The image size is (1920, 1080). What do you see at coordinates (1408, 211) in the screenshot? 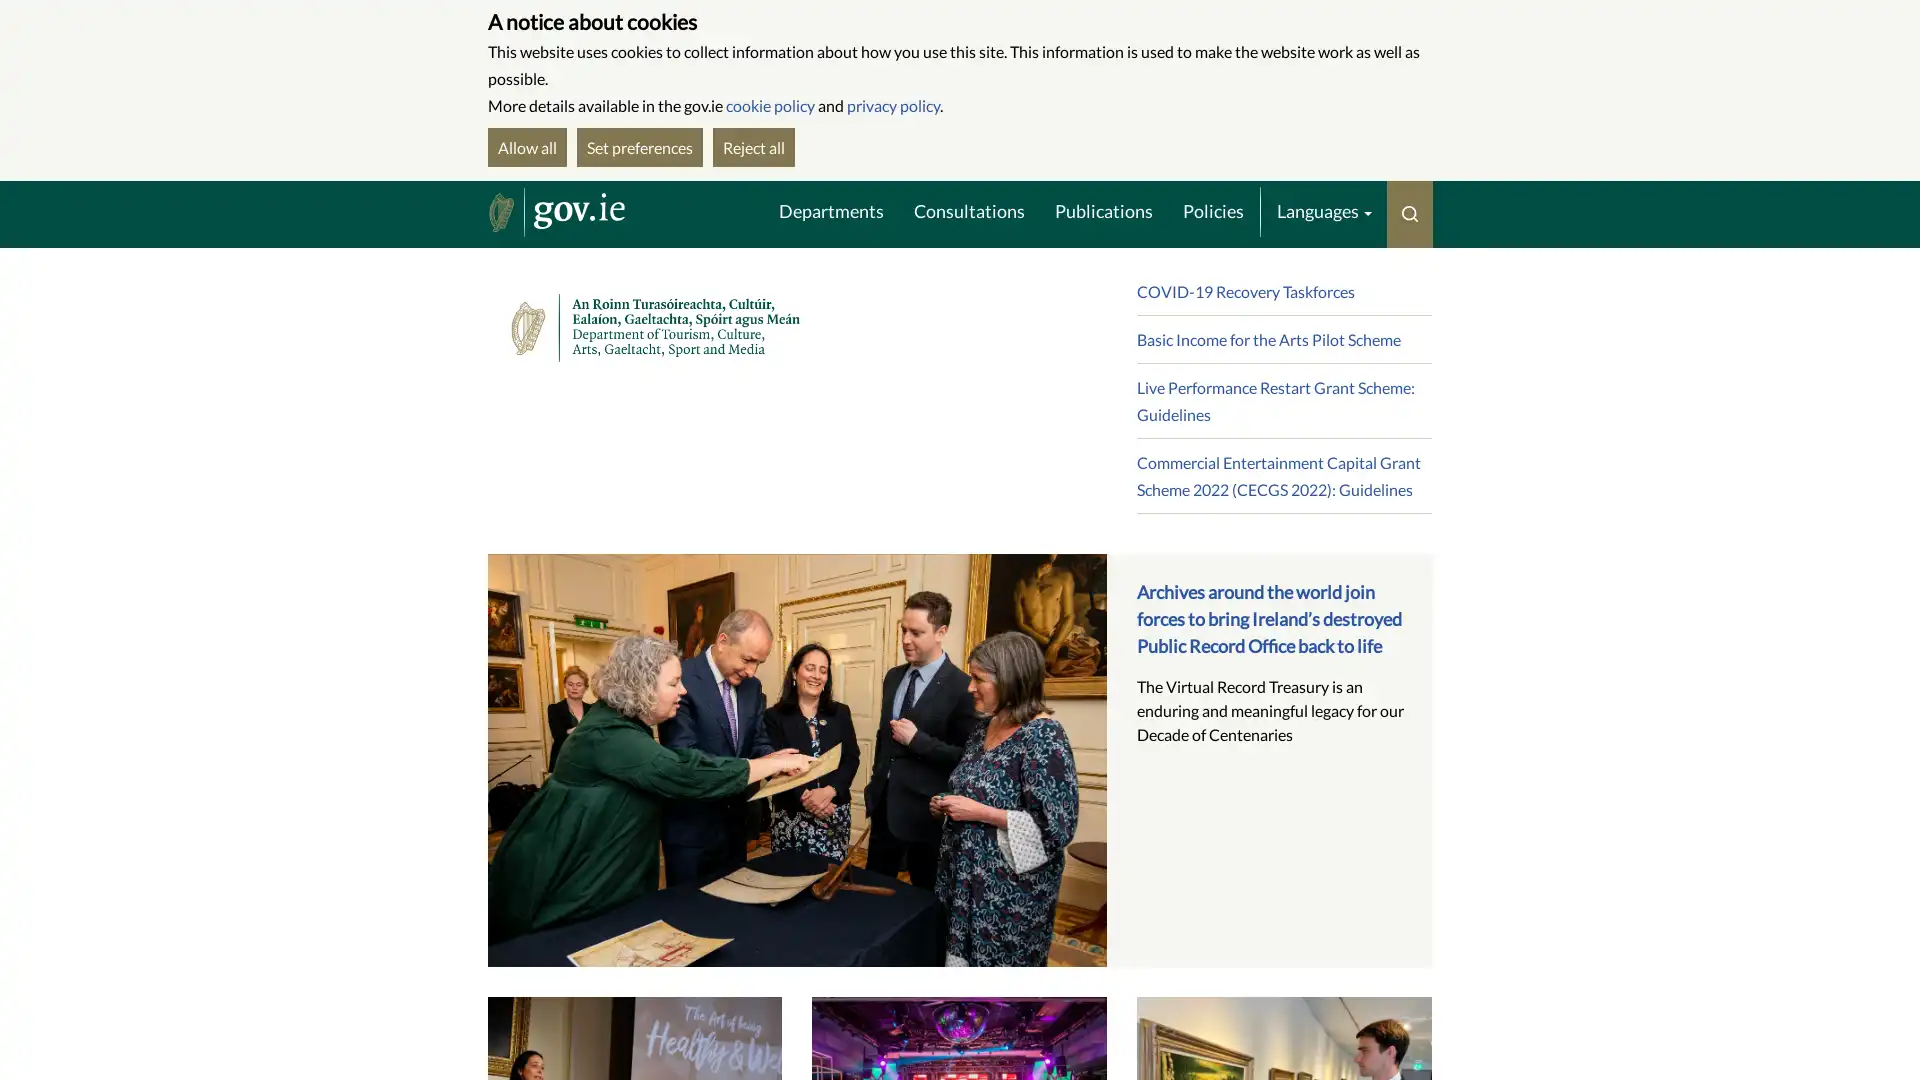
I see `Toggle search menu` at bounding box center [1408, 211].